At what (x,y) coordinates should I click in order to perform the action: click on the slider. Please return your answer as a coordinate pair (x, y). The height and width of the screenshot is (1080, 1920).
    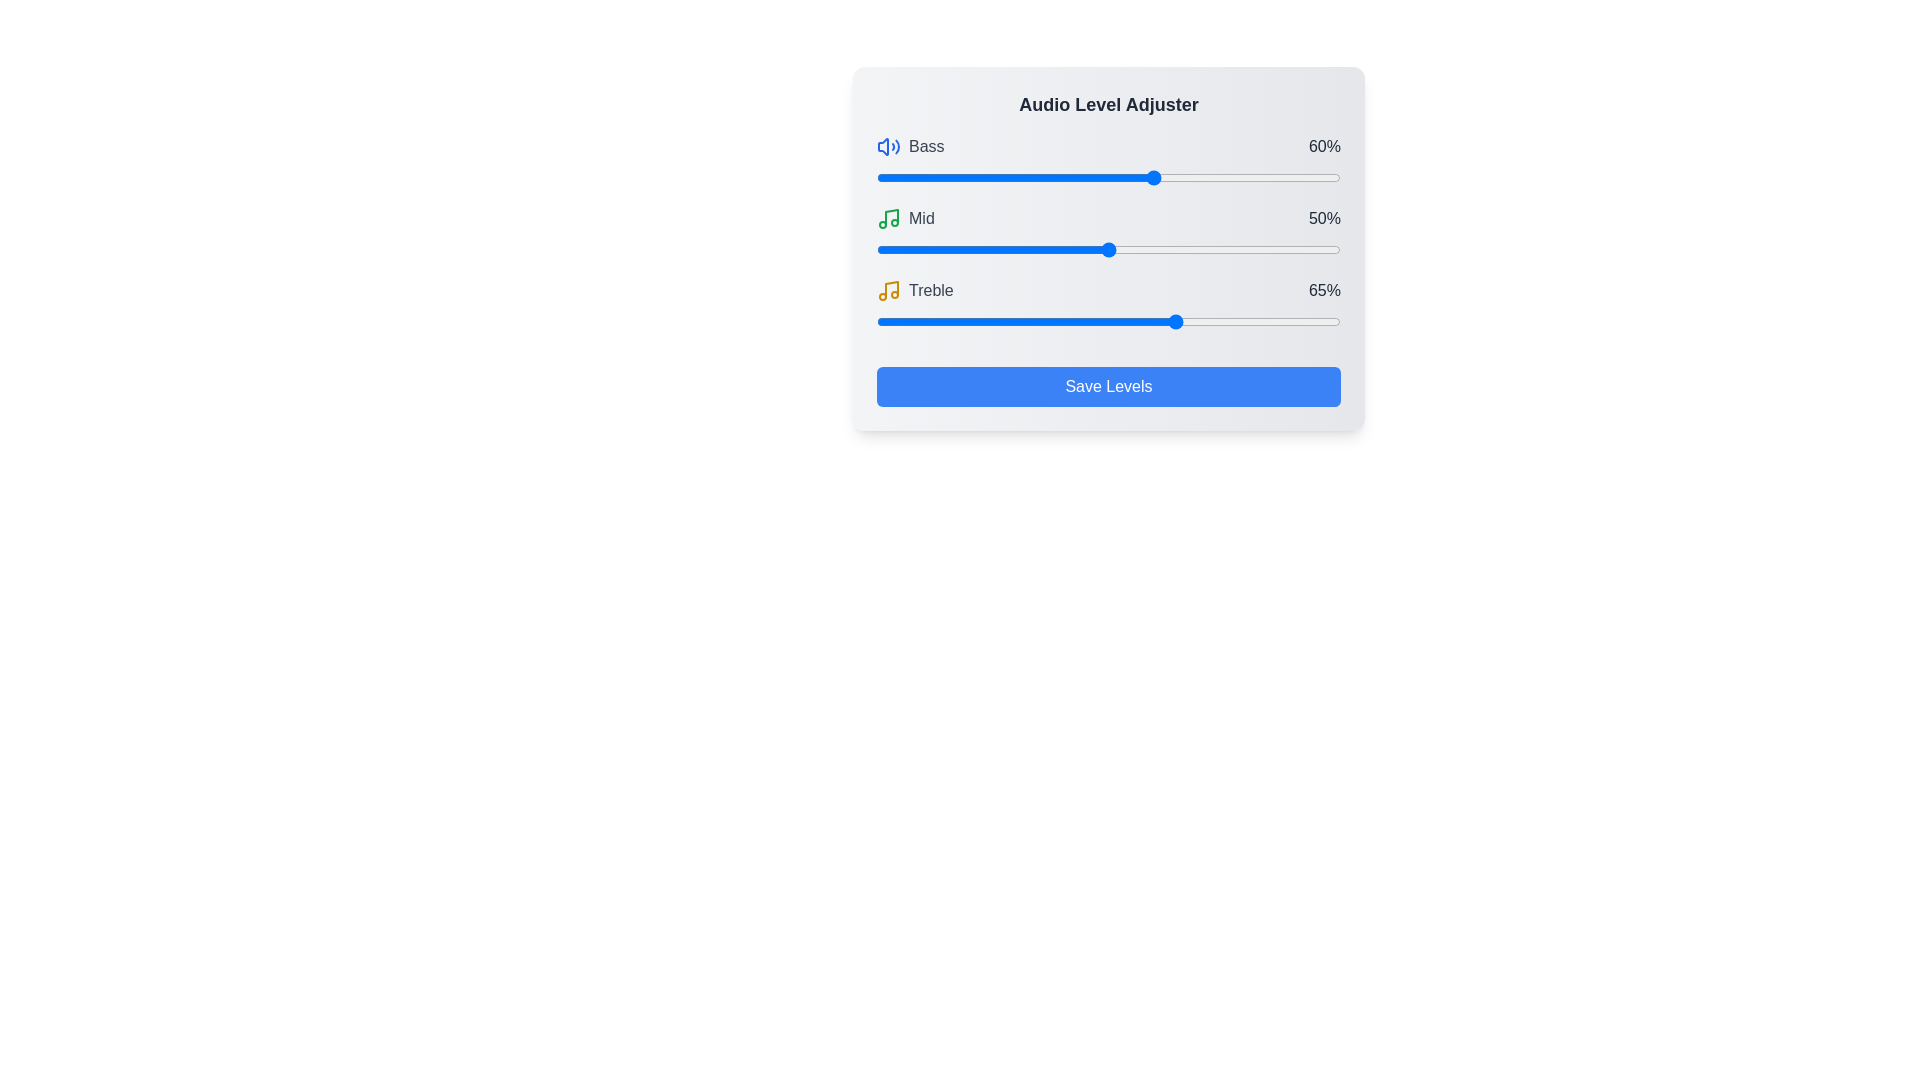
    Looking at the image, I should click on (1107, 320).